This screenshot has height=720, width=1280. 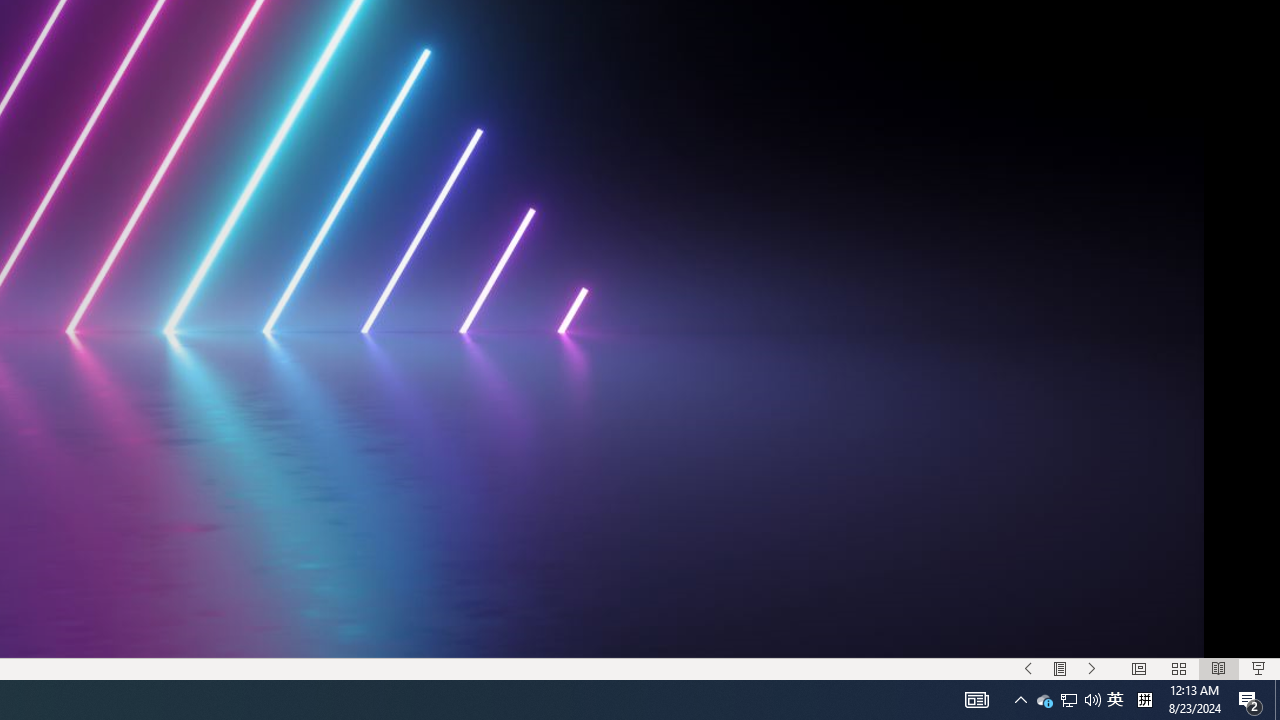 What do you see at coordinates (1028, 669) in the screenshot?
I see `'Slide Show Previous On'` at bounding box center [1028, 669].